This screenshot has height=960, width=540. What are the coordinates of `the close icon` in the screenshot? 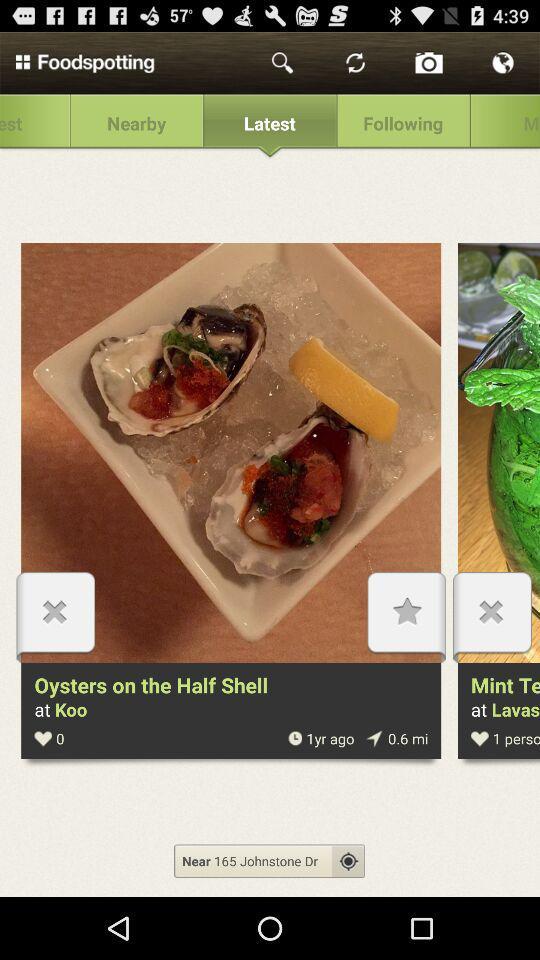 It's located at (491, 653).